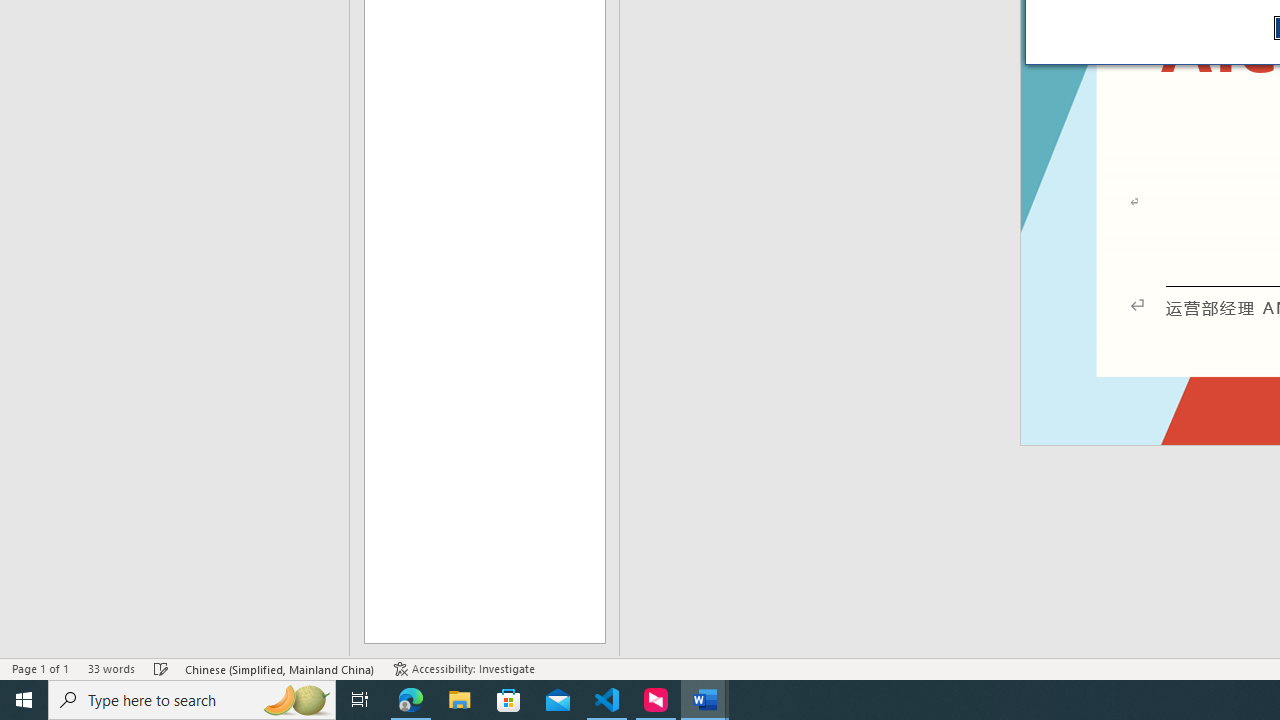 The height and width of the screenshot is (720, 1280). I want to click on 'Type here to search', so click(192, 698).